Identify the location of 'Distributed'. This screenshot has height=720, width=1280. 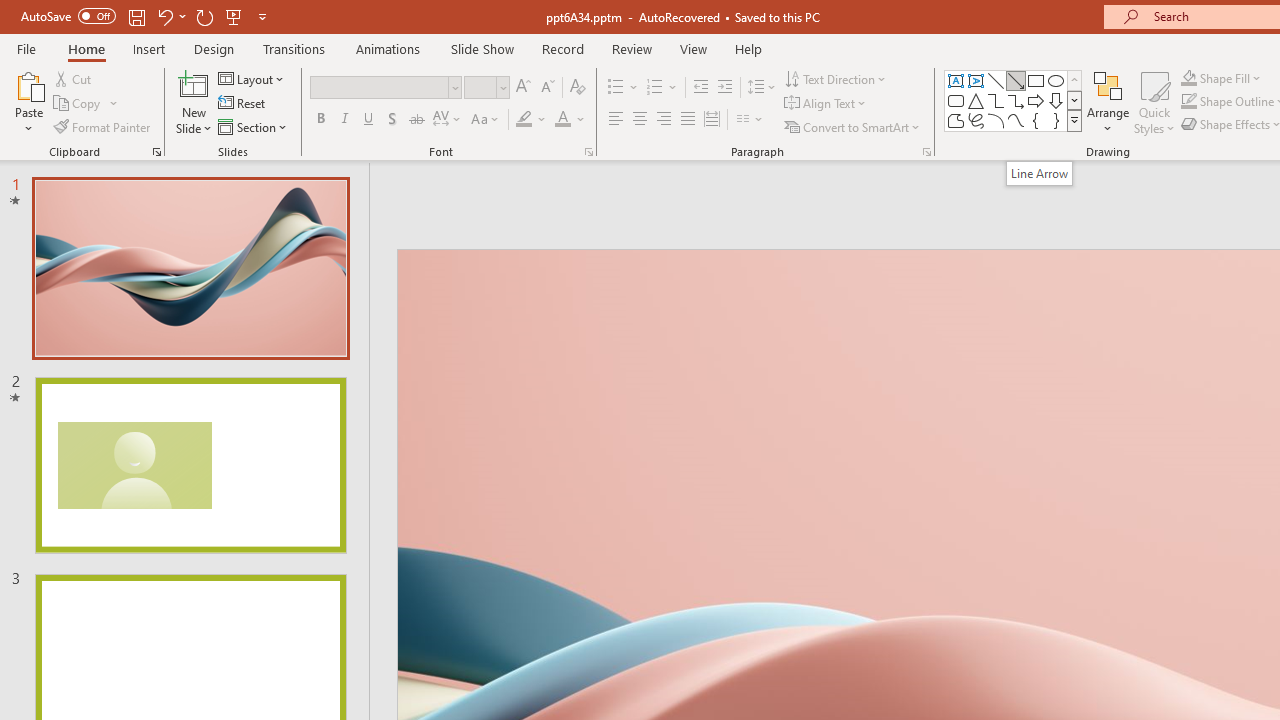
(712, 119).